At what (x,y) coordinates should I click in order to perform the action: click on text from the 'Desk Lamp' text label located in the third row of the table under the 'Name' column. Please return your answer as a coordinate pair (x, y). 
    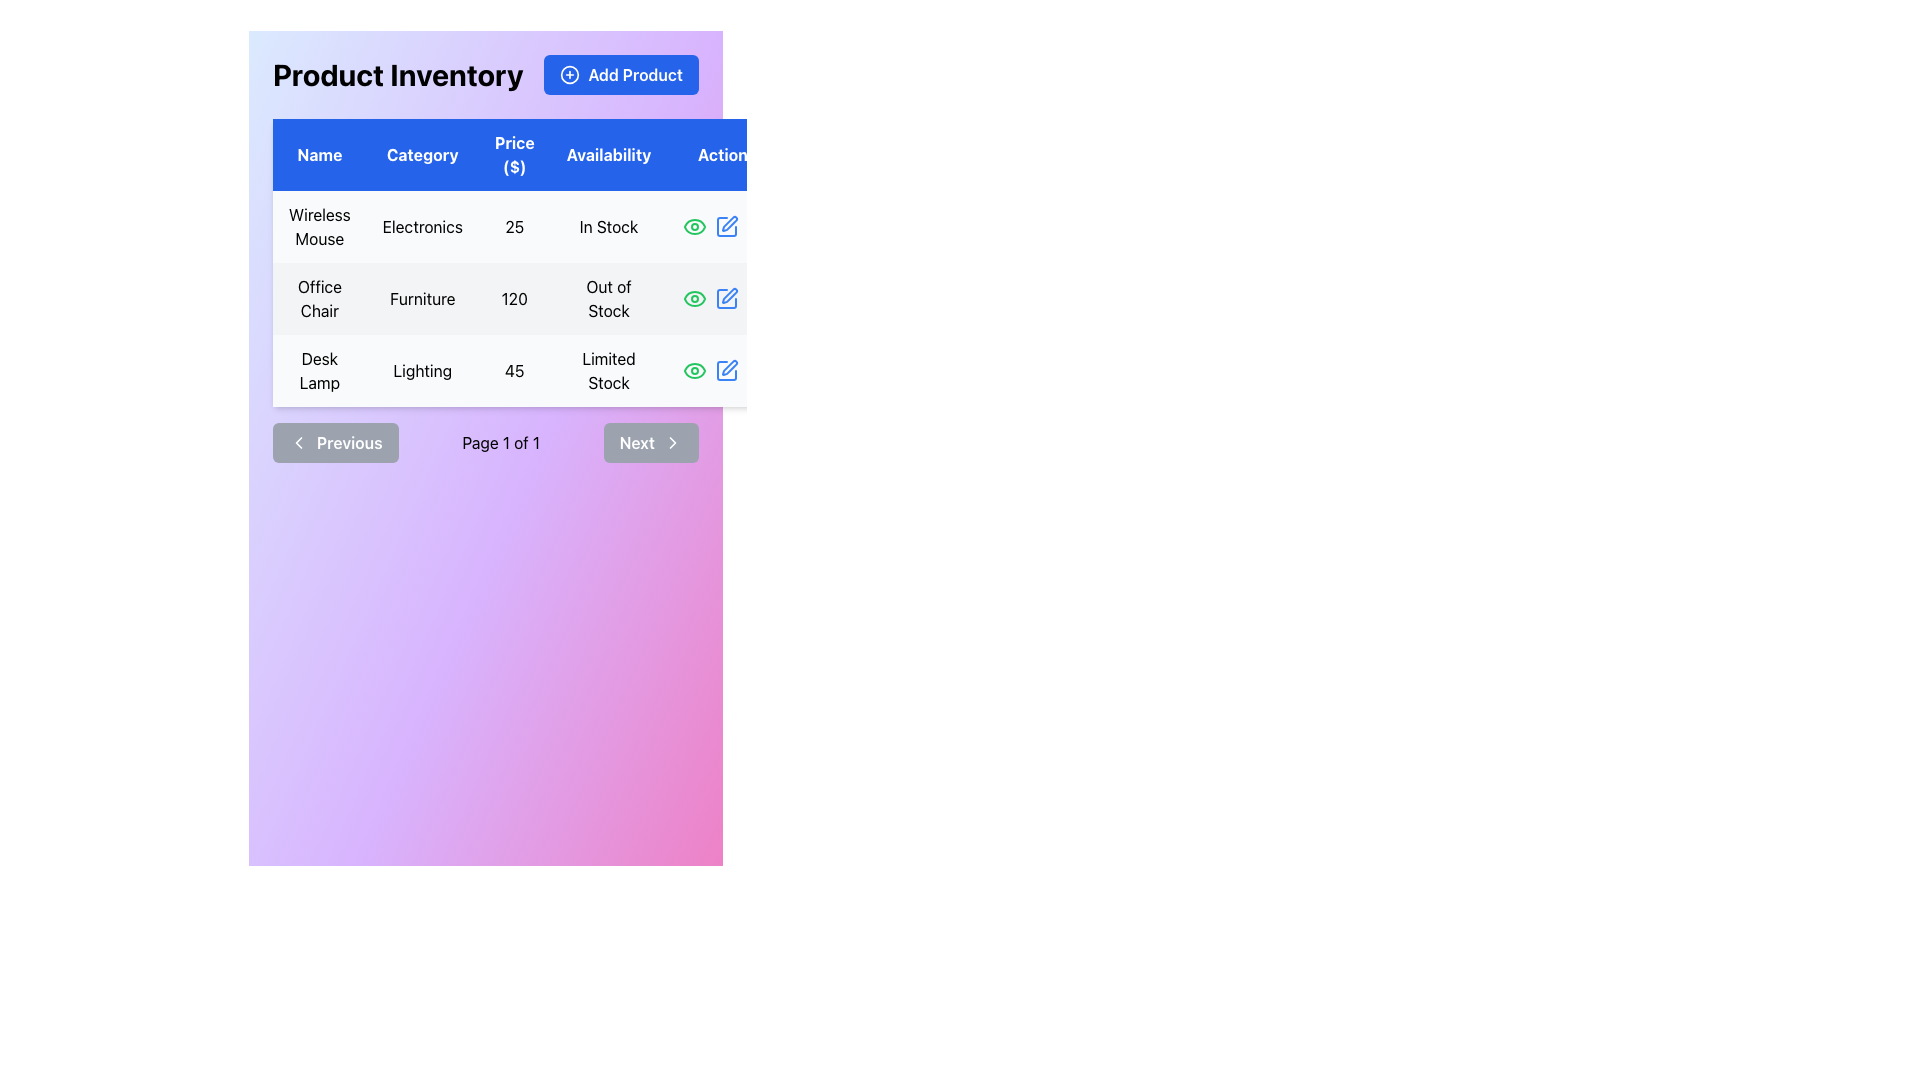
    Looking at the image, I should click on (318, 370).